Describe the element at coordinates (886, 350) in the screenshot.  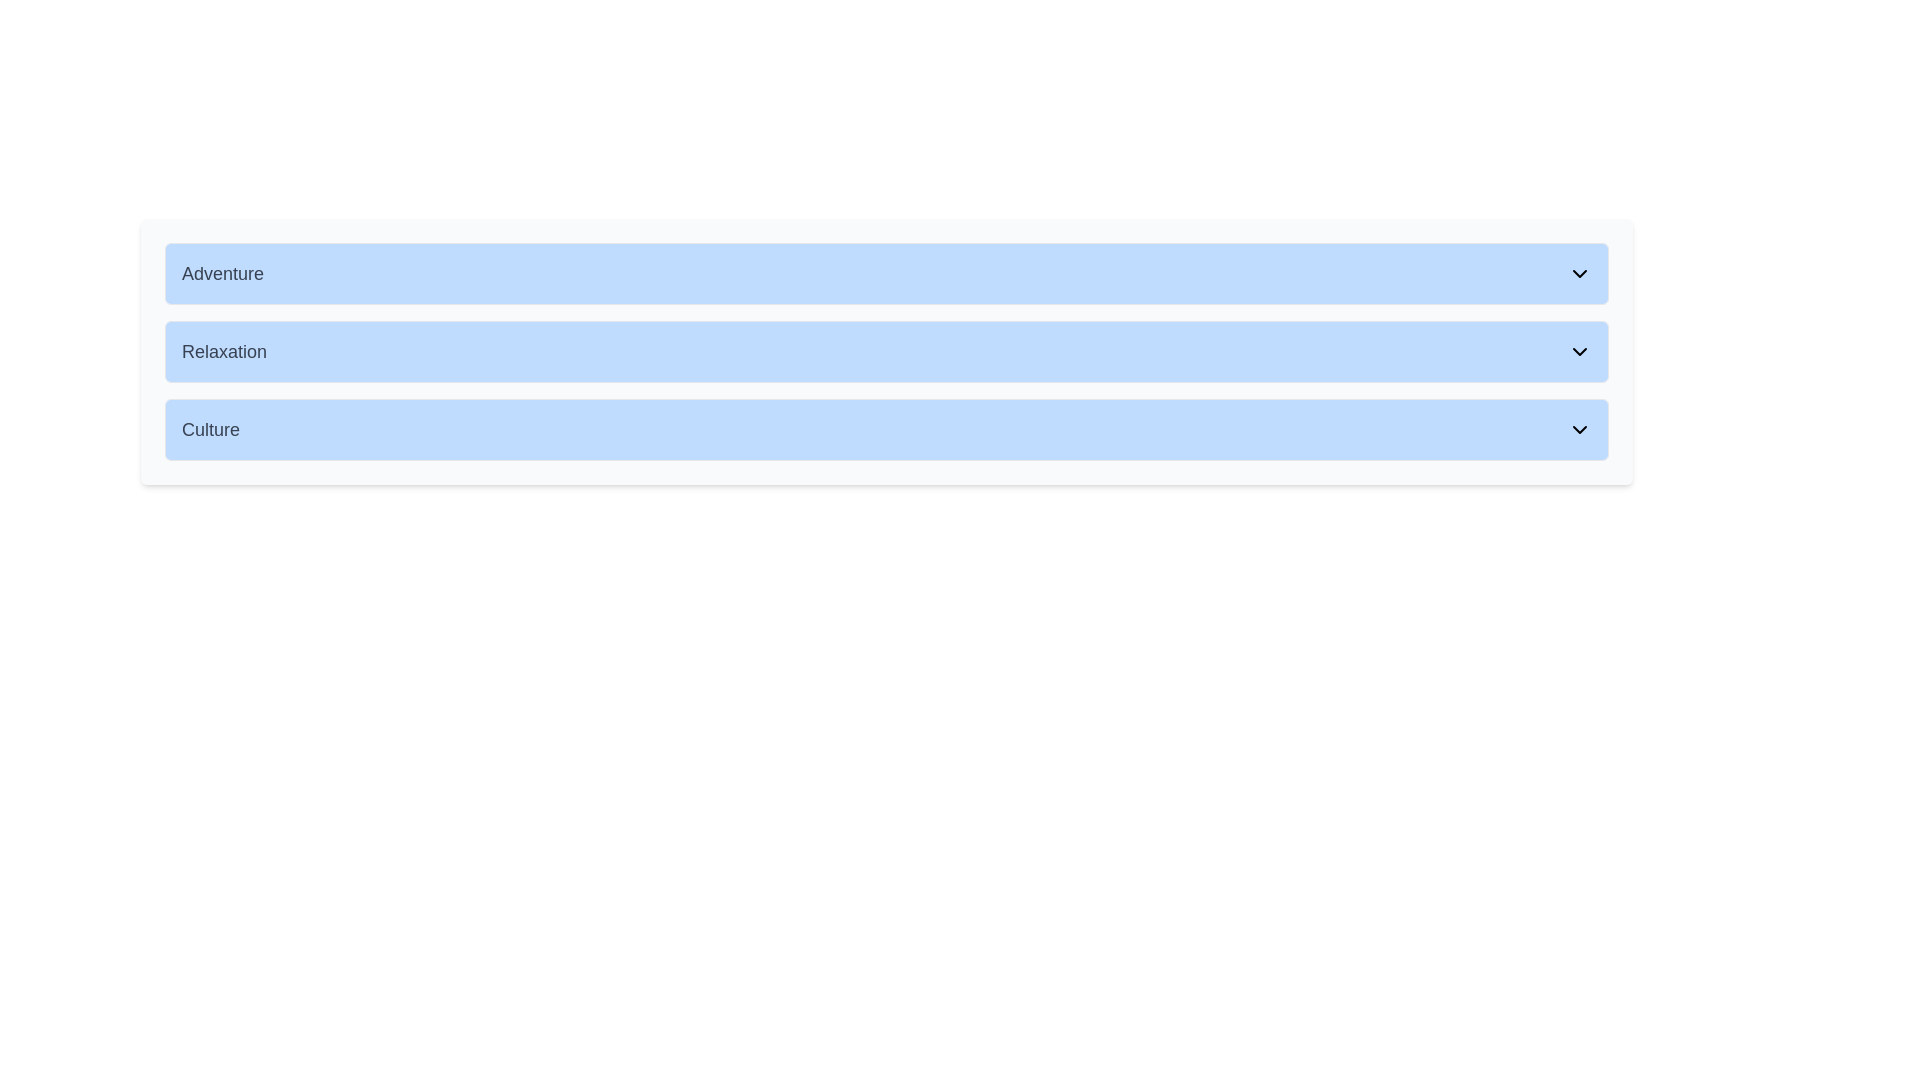
I see `the 'Relaxation' collapsible menu item, which features a light blue background and a chevron icon` at that location.